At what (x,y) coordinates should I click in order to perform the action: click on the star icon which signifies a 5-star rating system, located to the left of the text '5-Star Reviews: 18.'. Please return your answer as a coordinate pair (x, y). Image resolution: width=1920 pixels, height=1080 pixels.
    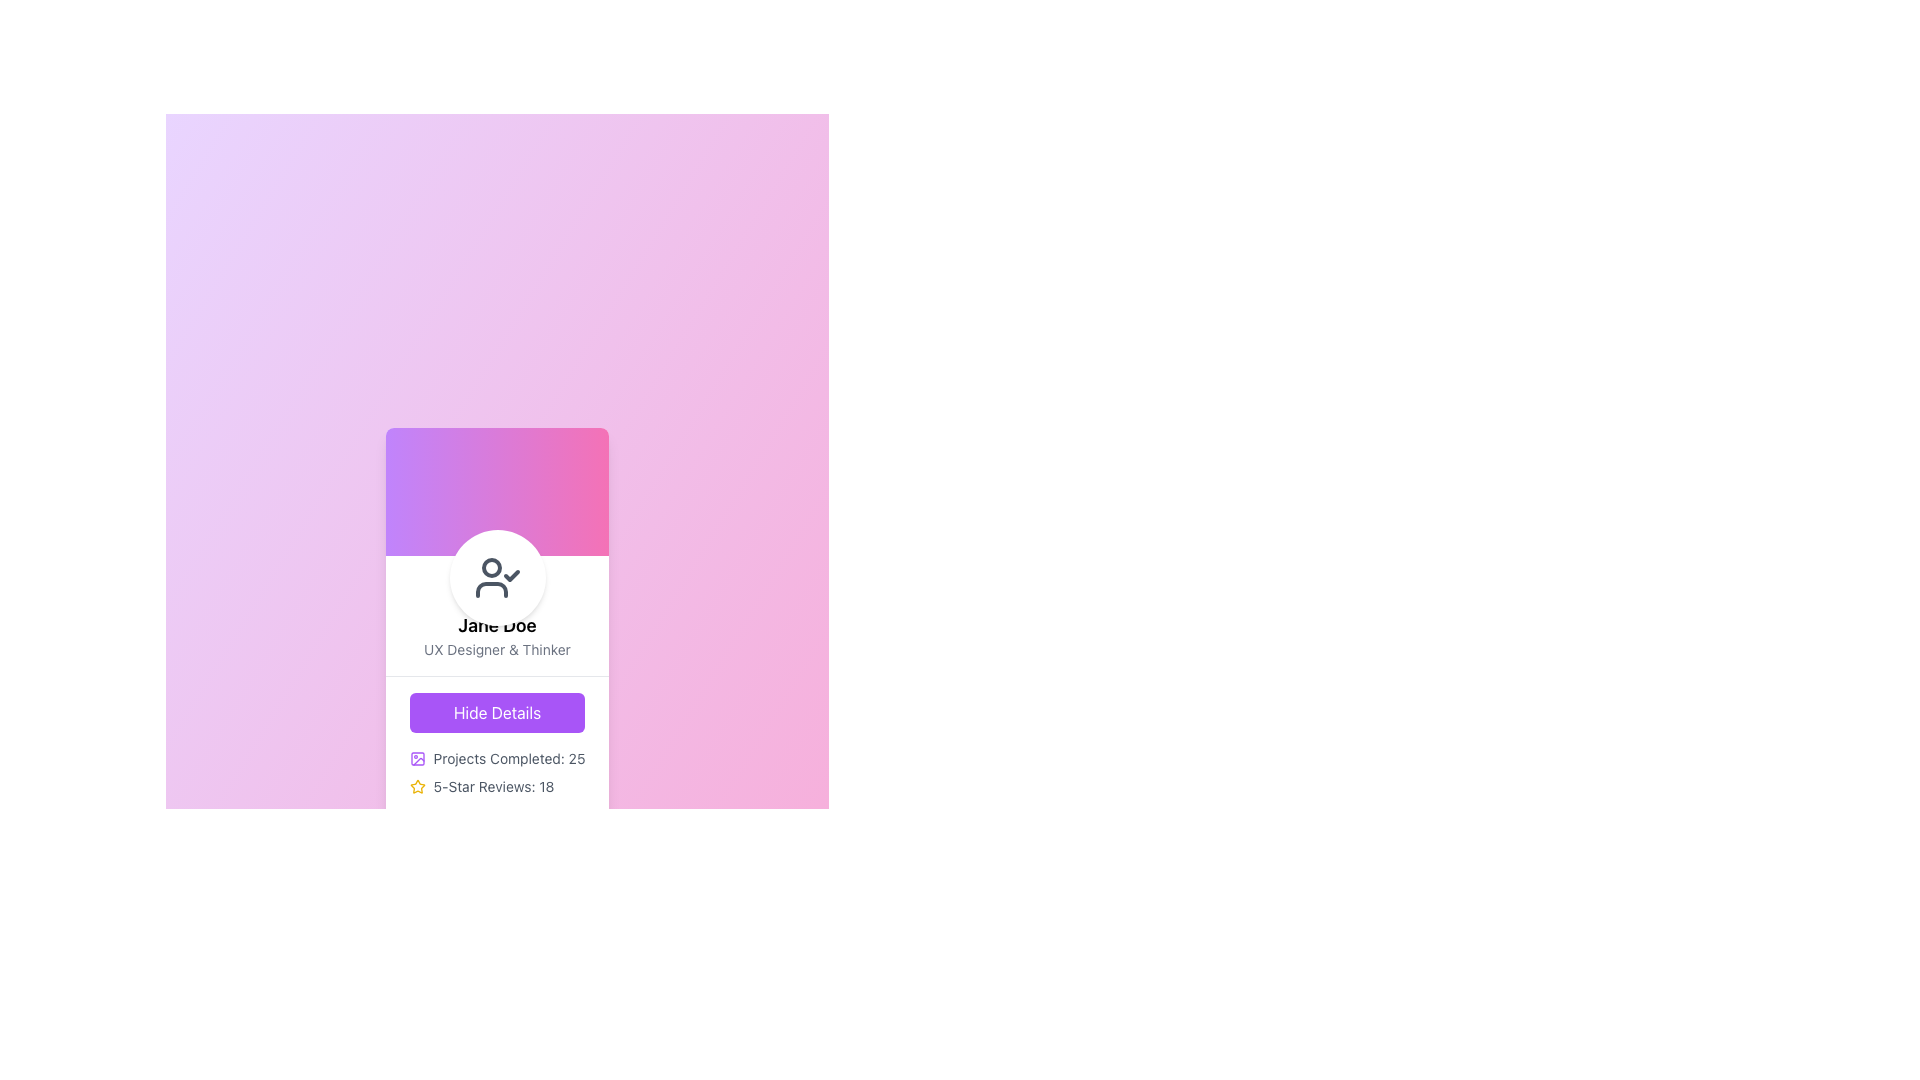
    Looking at the image, I should click on (416, 785).